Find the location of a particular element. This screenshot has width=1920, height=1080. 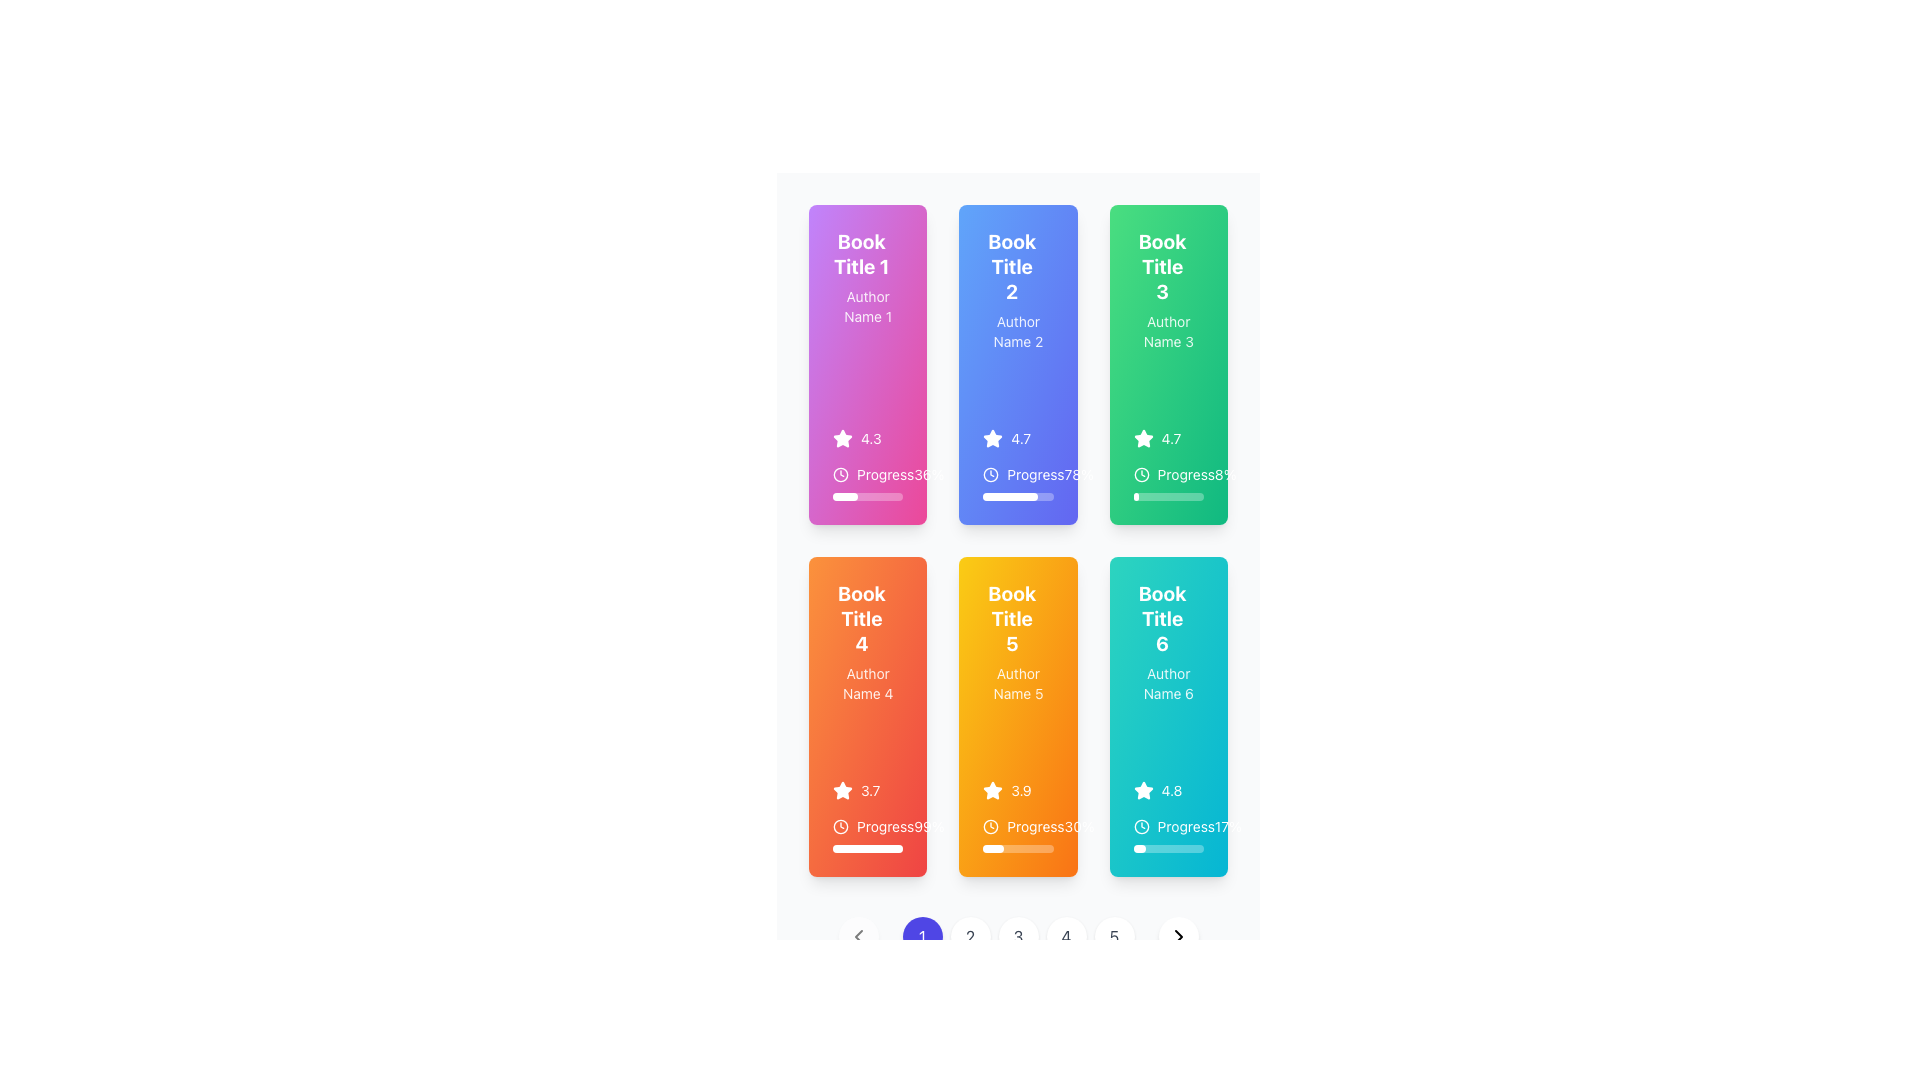

the small clock icon with circular outlines located to the left of the word 'Progress' in the card for 'Book Title 4' and 'Author Name 4' is located at coordinates (840, 826).